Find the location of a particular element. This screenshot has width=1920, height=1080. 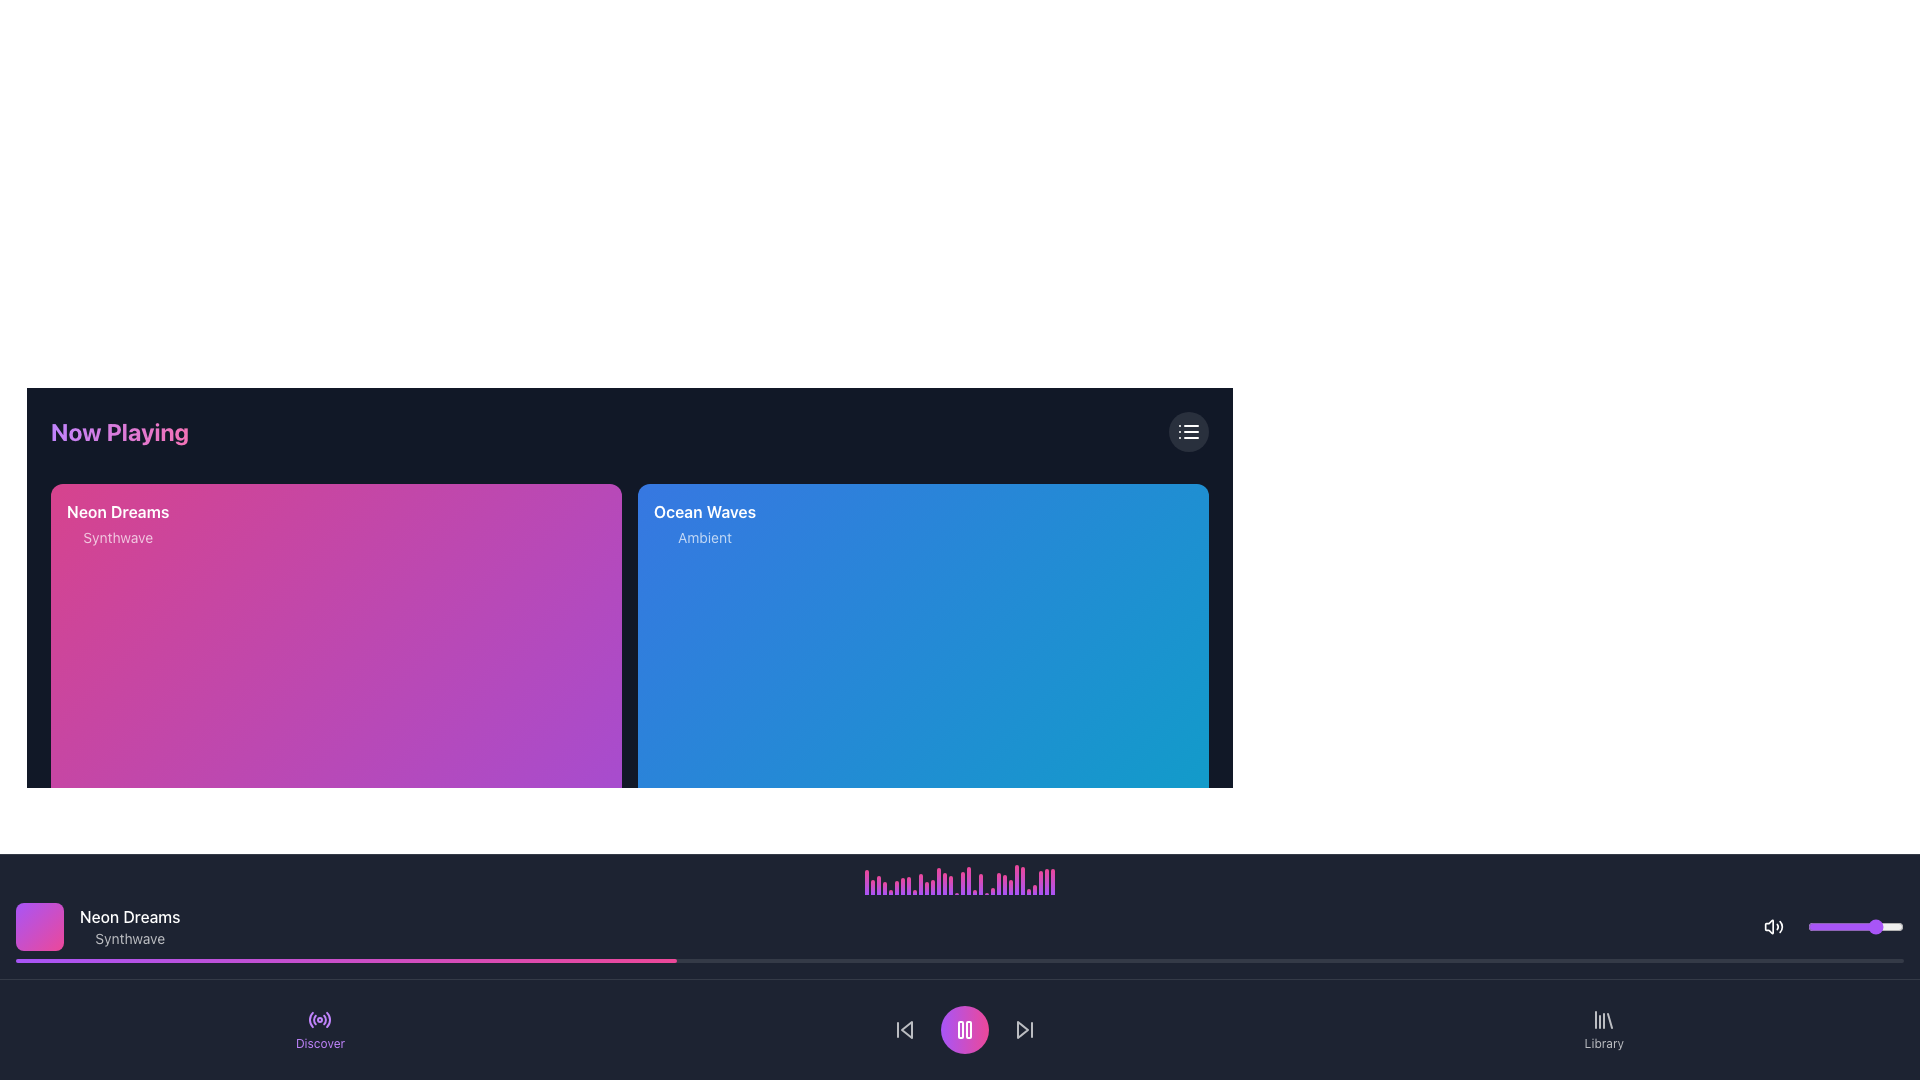

the 19th vertical gradient bar, rounded at the top, to interact with it is located at coordinates (974, 883).